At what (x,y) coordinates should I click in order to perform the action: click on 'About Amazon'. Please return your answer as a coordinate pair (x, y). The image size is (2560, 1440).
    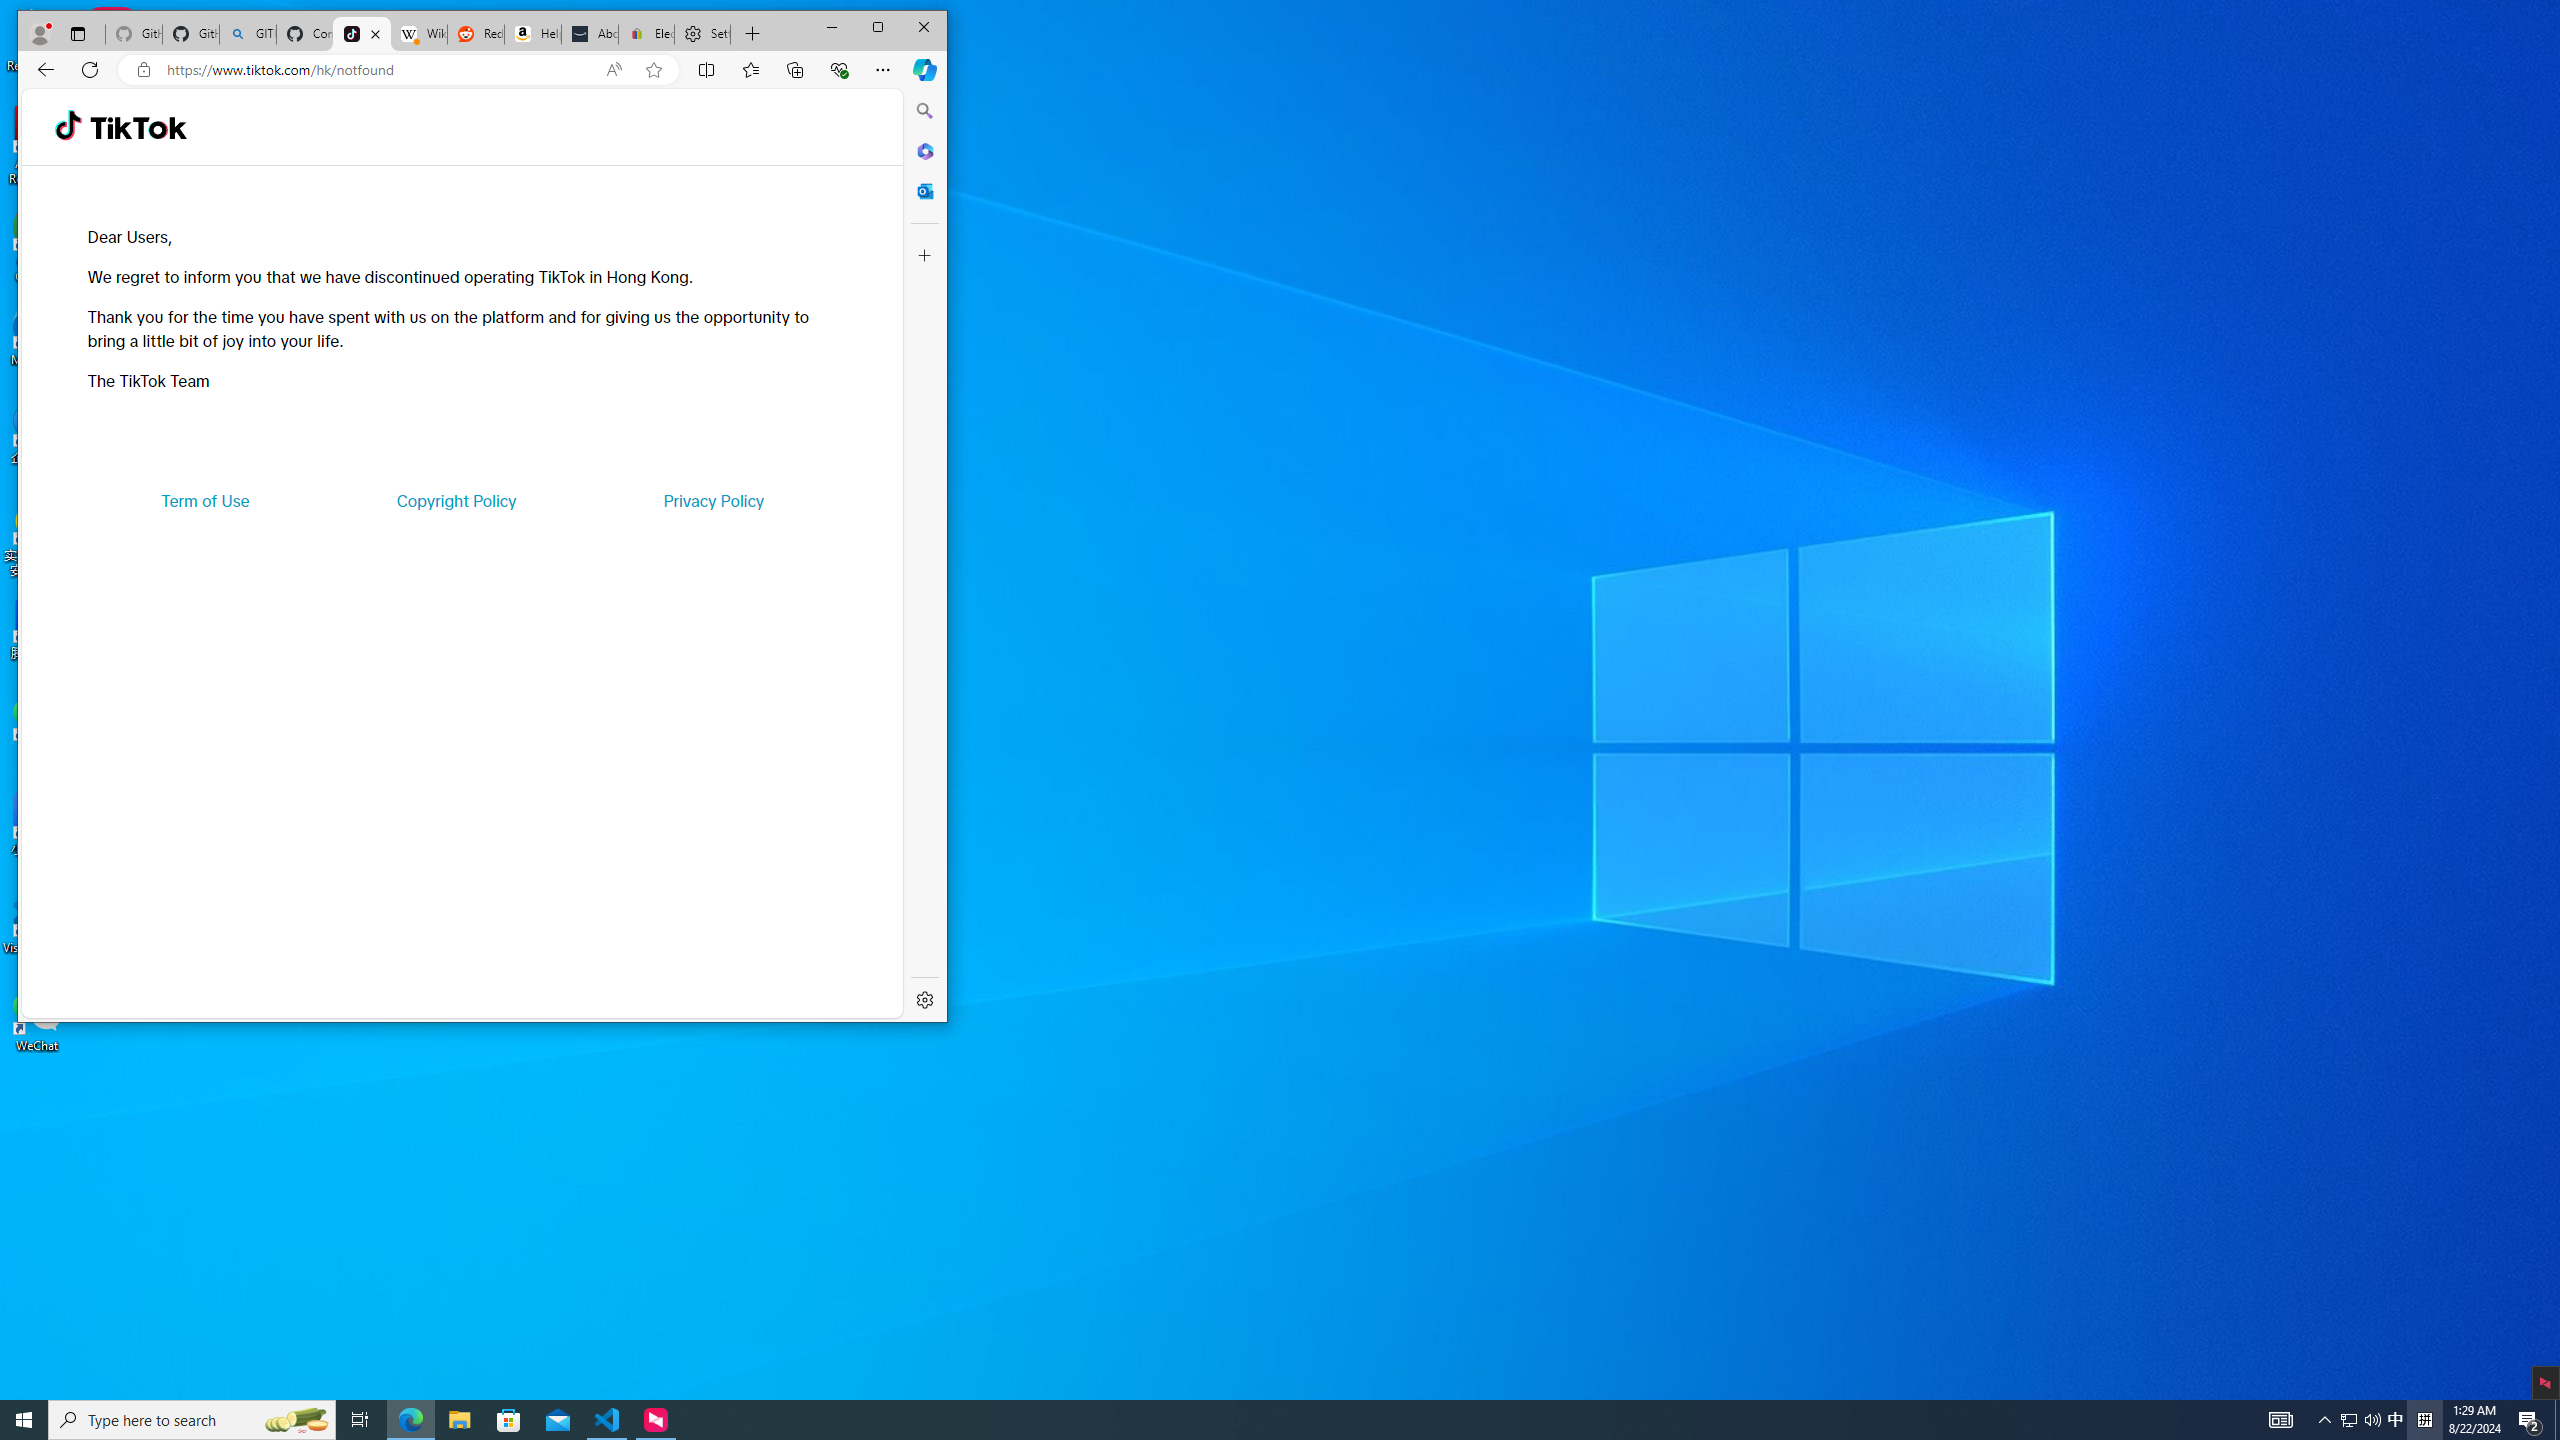
    Looking at the image, I should click on (590, 34).